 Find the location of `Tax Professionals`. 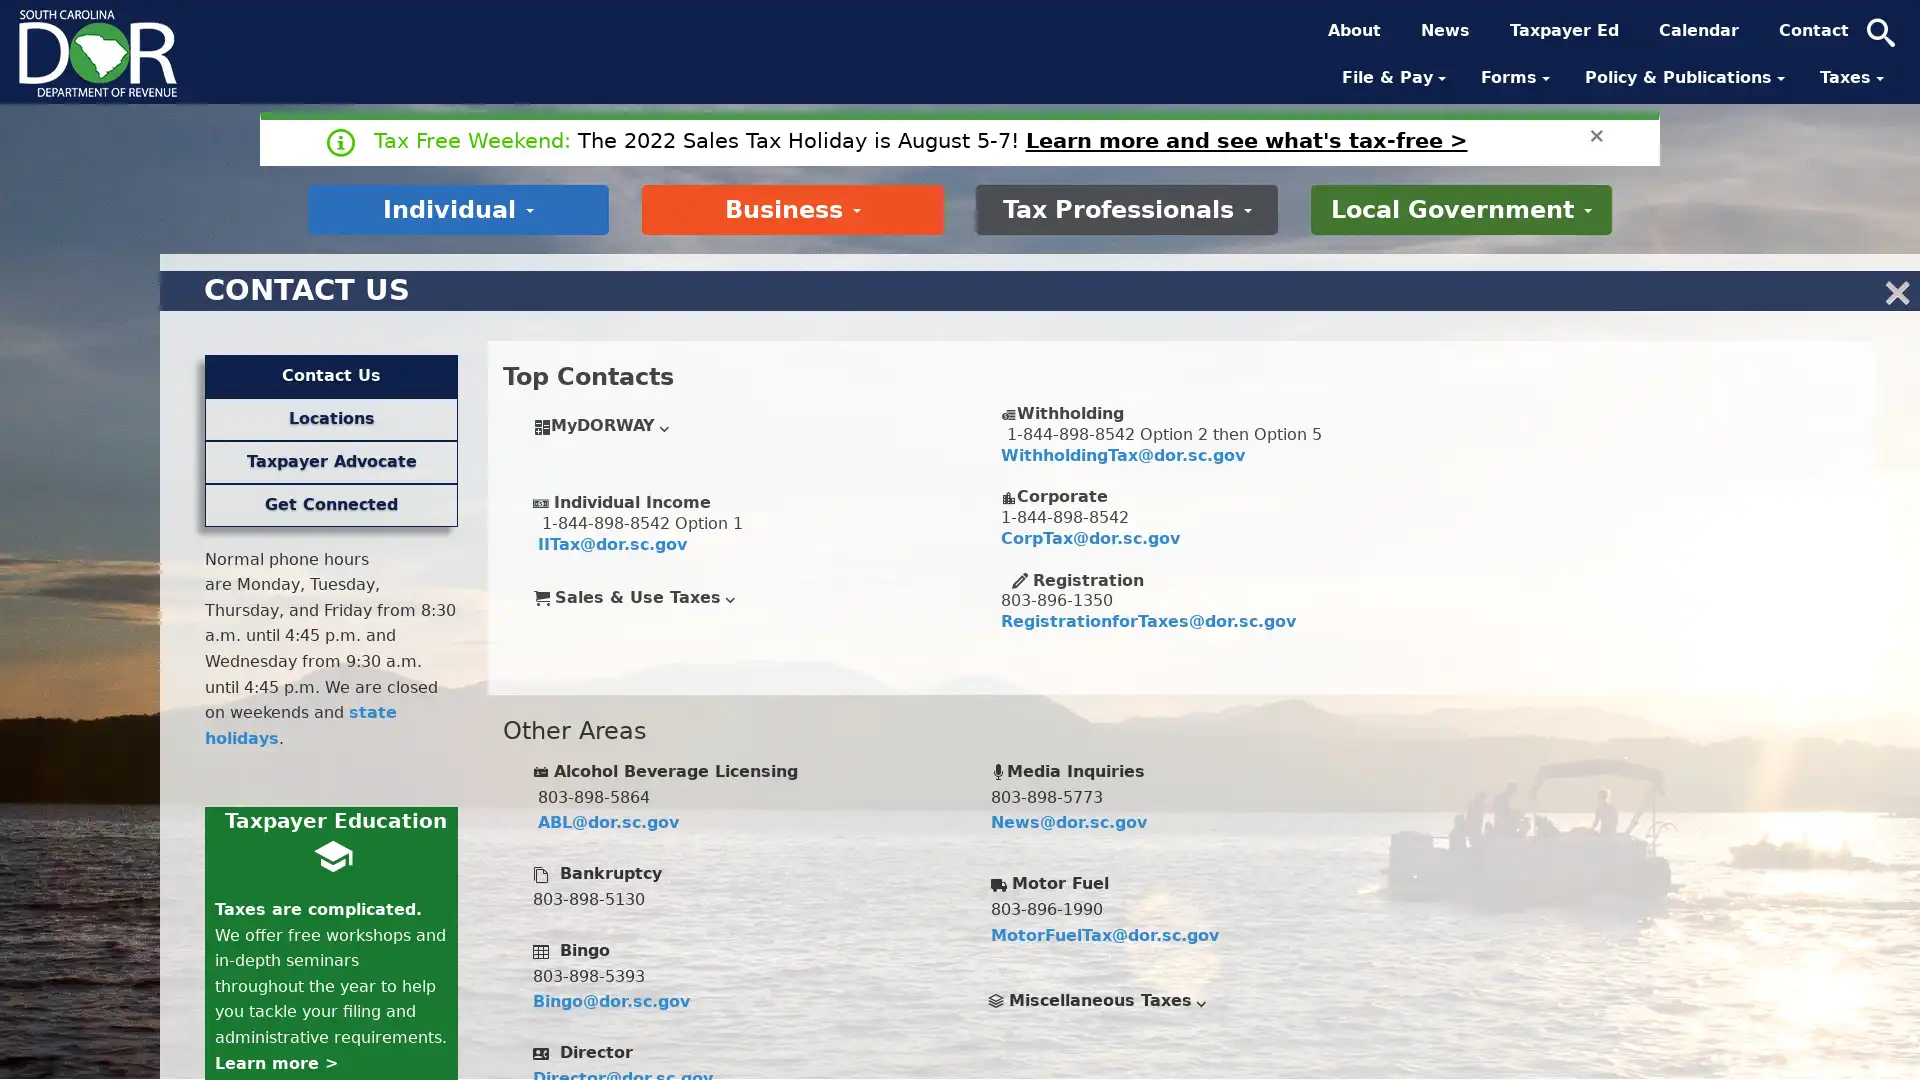

Tax Professionals is located at coordinates (1126, 208).